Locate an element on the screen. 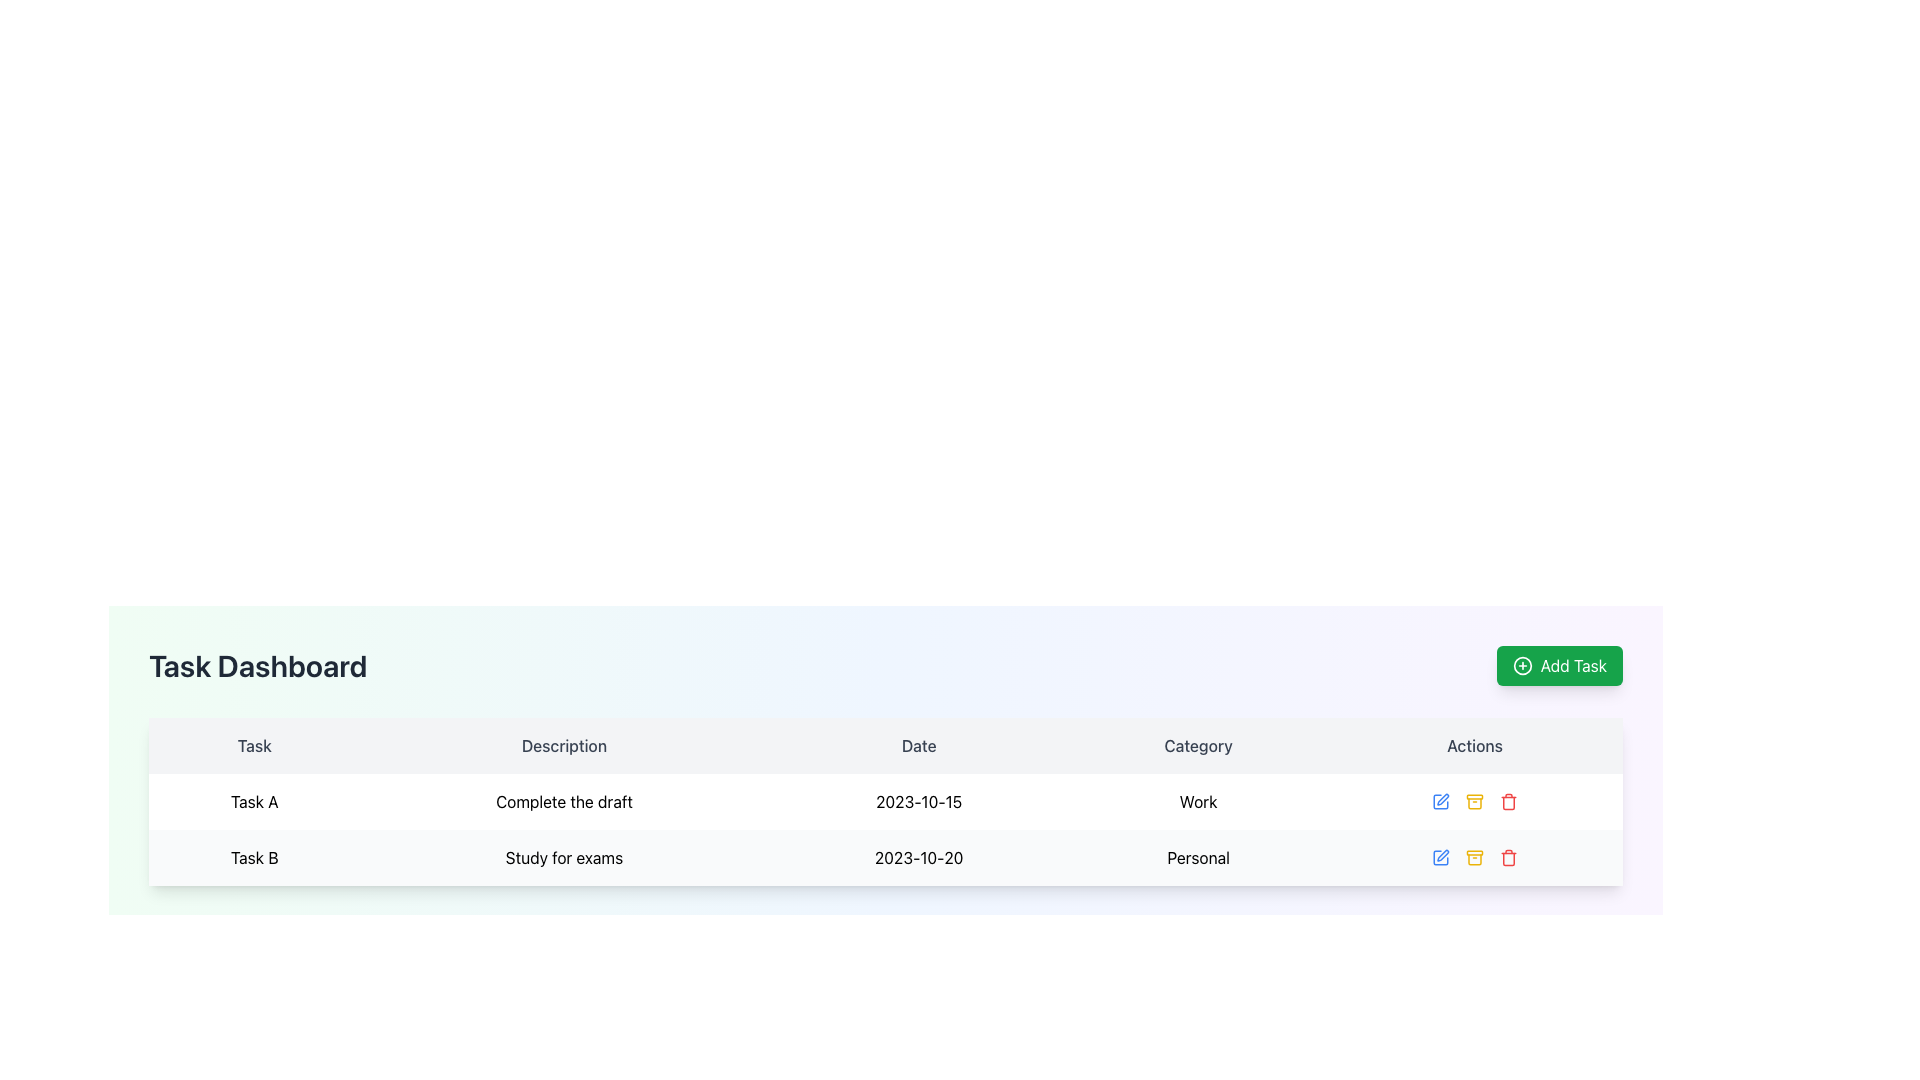  the action buttons group for 'Task A' located in the last cell of the row under the 'Actions' column, adjacent to the 'Category' column with text 'Work' is located at coordinates (1475, 801).